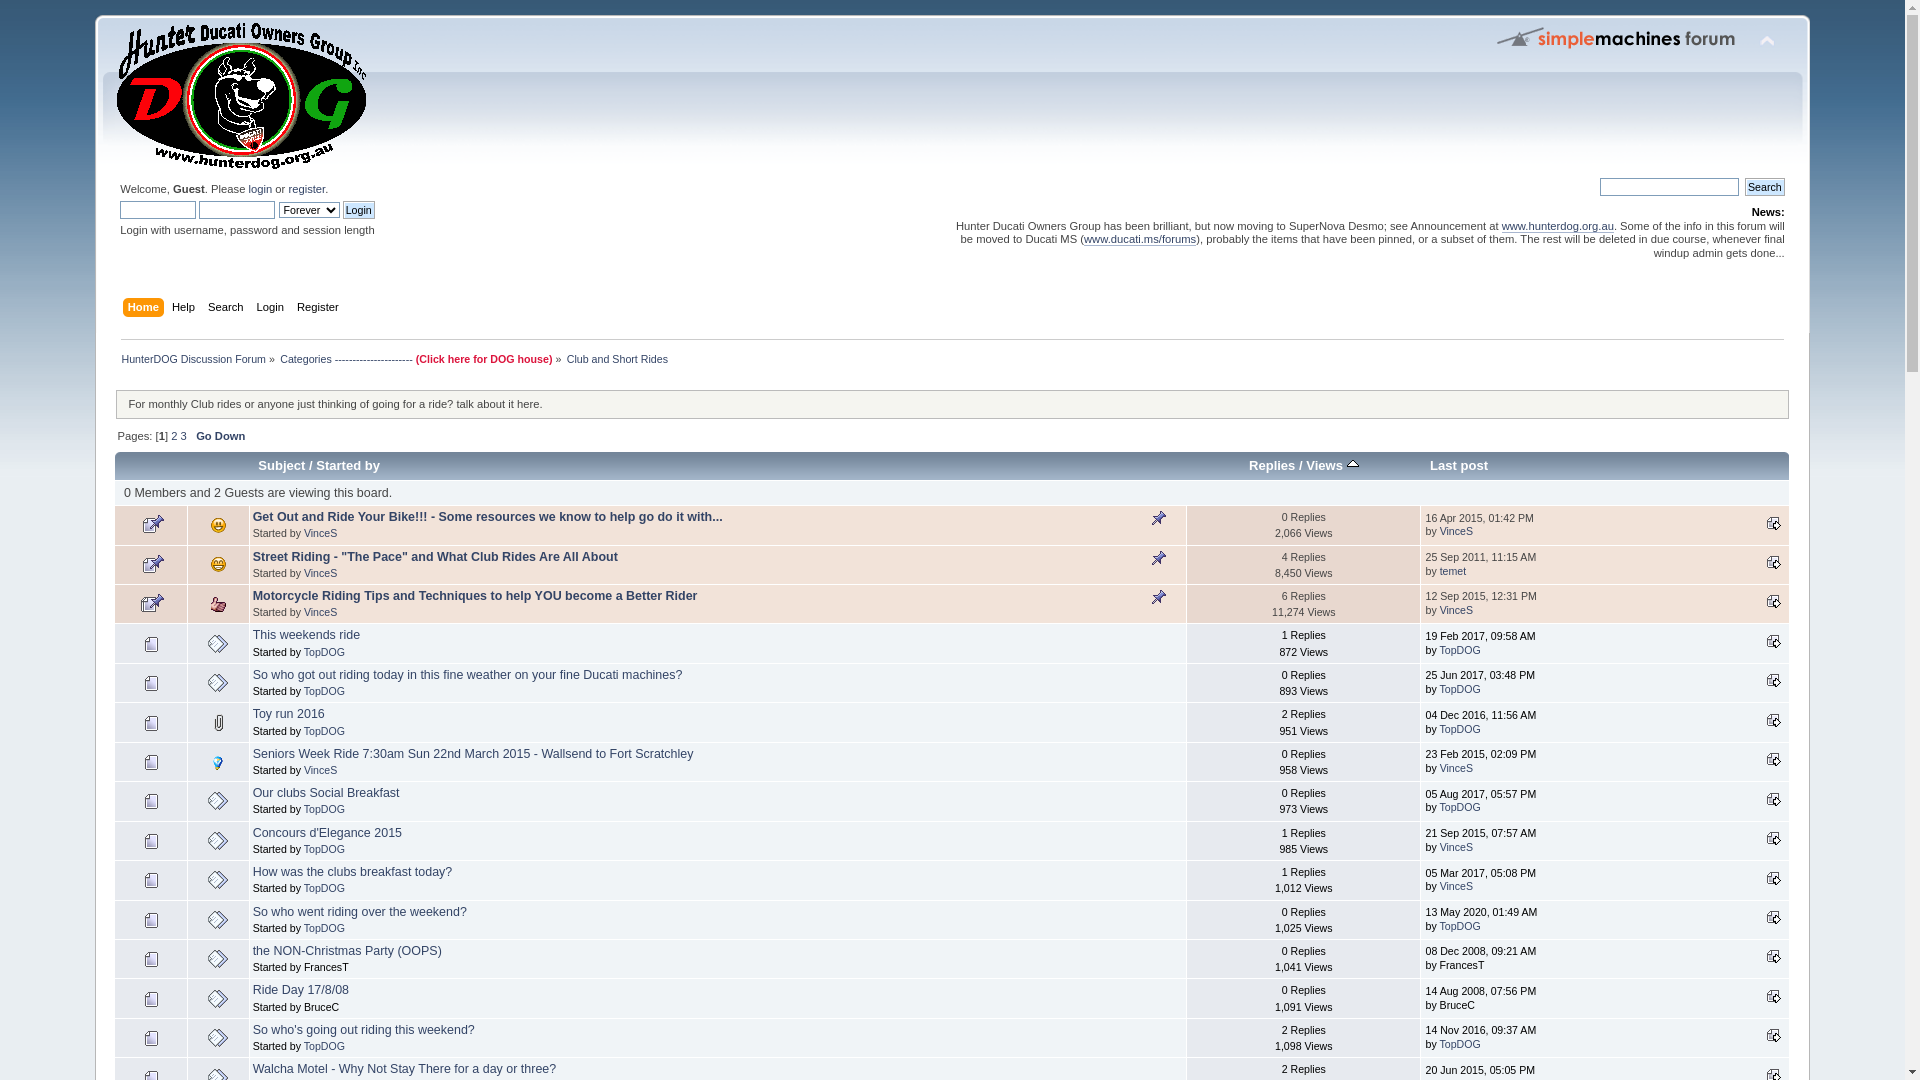  What do you see at coordinates (278, 357) in the screenshot?
I see `'Categories ---------------------- '` at bounding box center [278, 357].